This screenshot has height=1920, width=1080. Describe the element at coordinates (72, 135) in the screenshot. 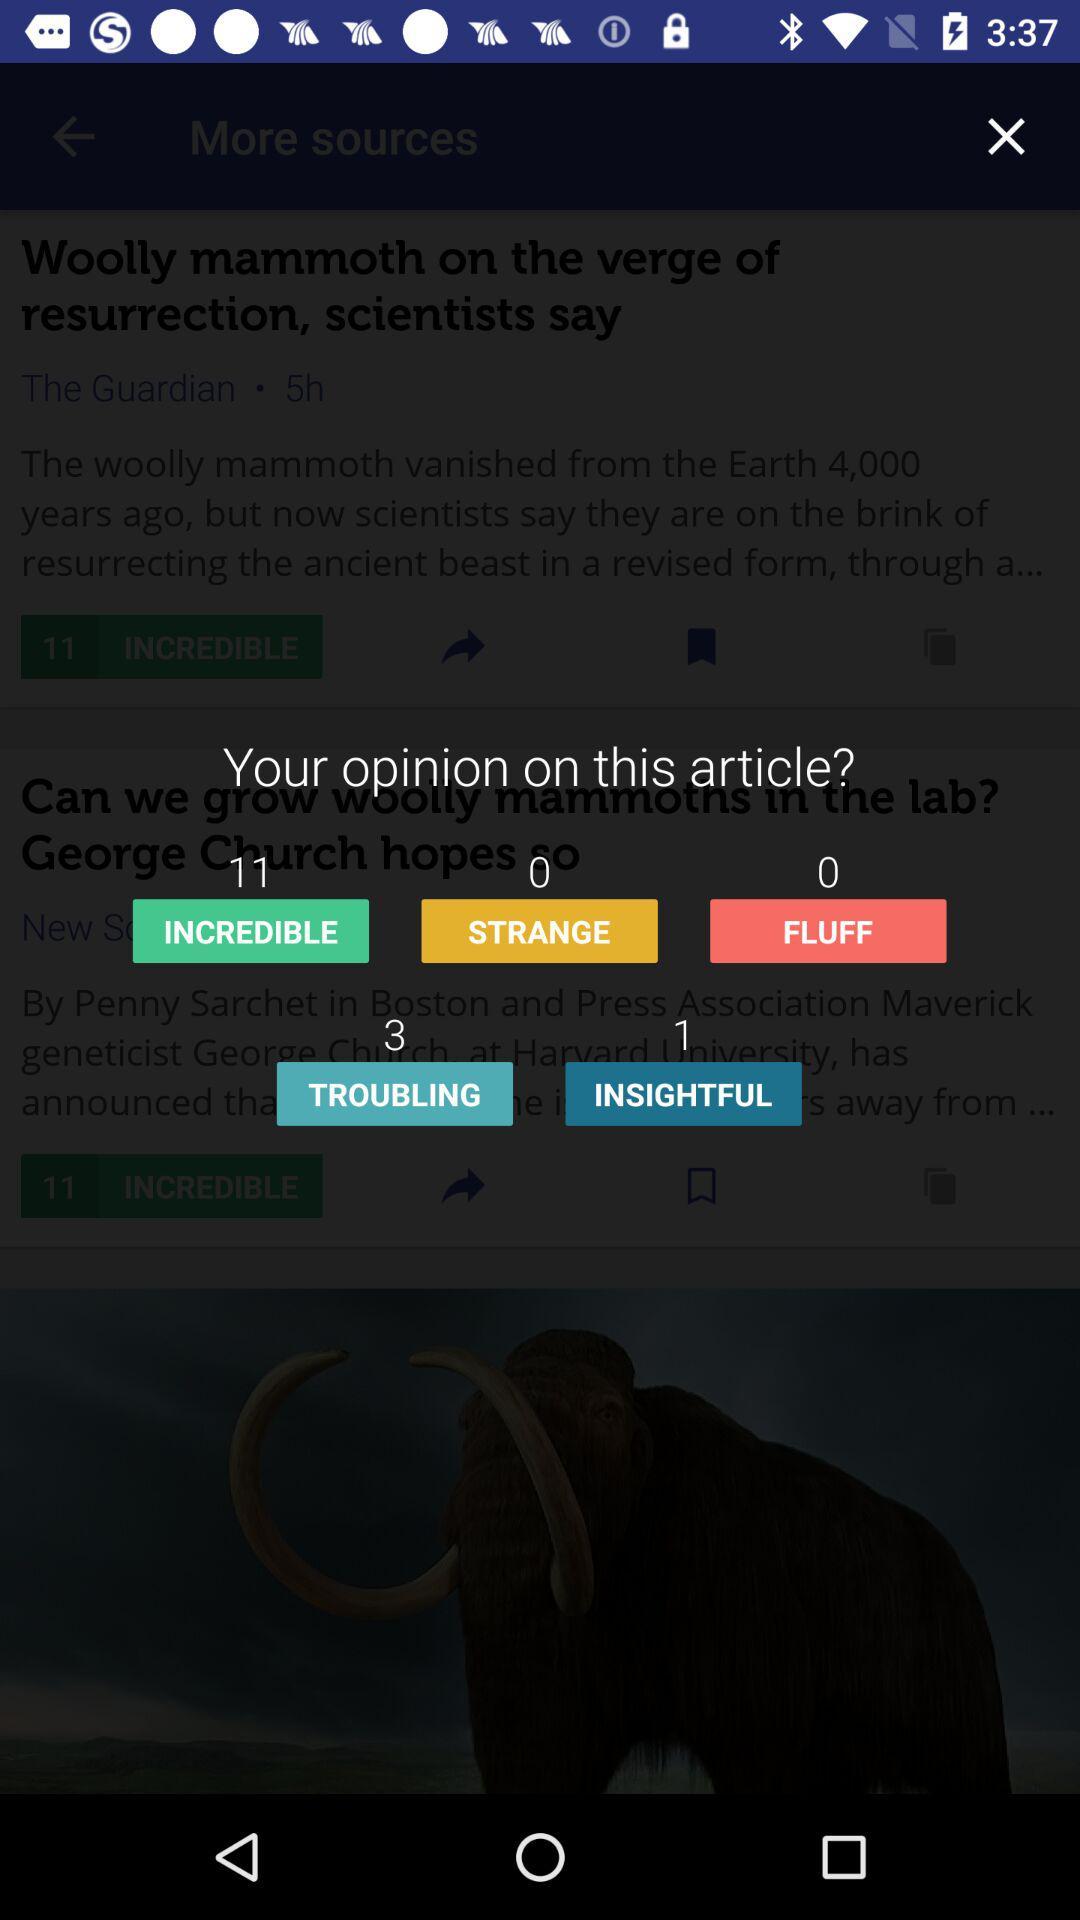

I see `icon above the woolly mammoth on icon` at that location.